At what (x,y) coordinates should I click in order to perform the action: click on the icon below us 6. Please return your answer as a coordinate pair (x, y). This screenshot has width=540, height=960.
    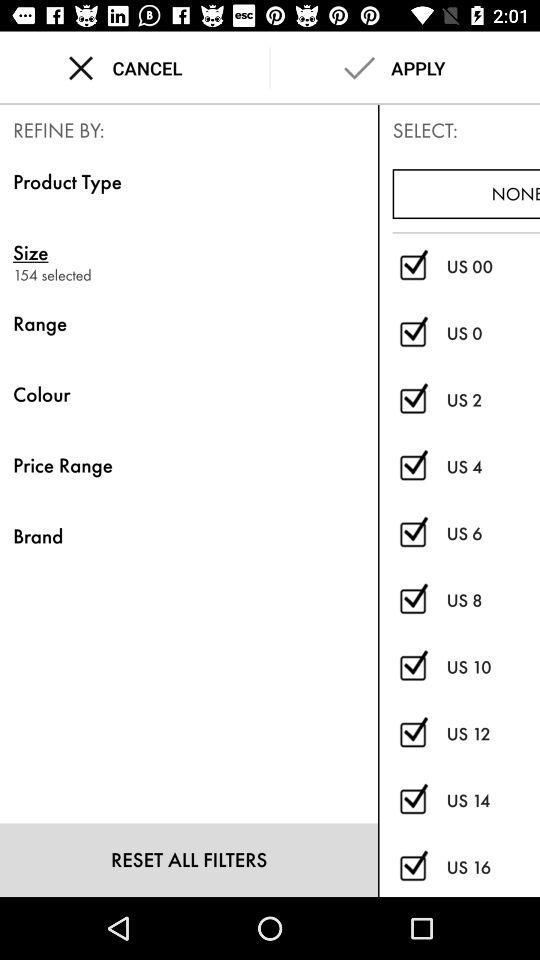
    Looking at the image, I should click on (492, 600).